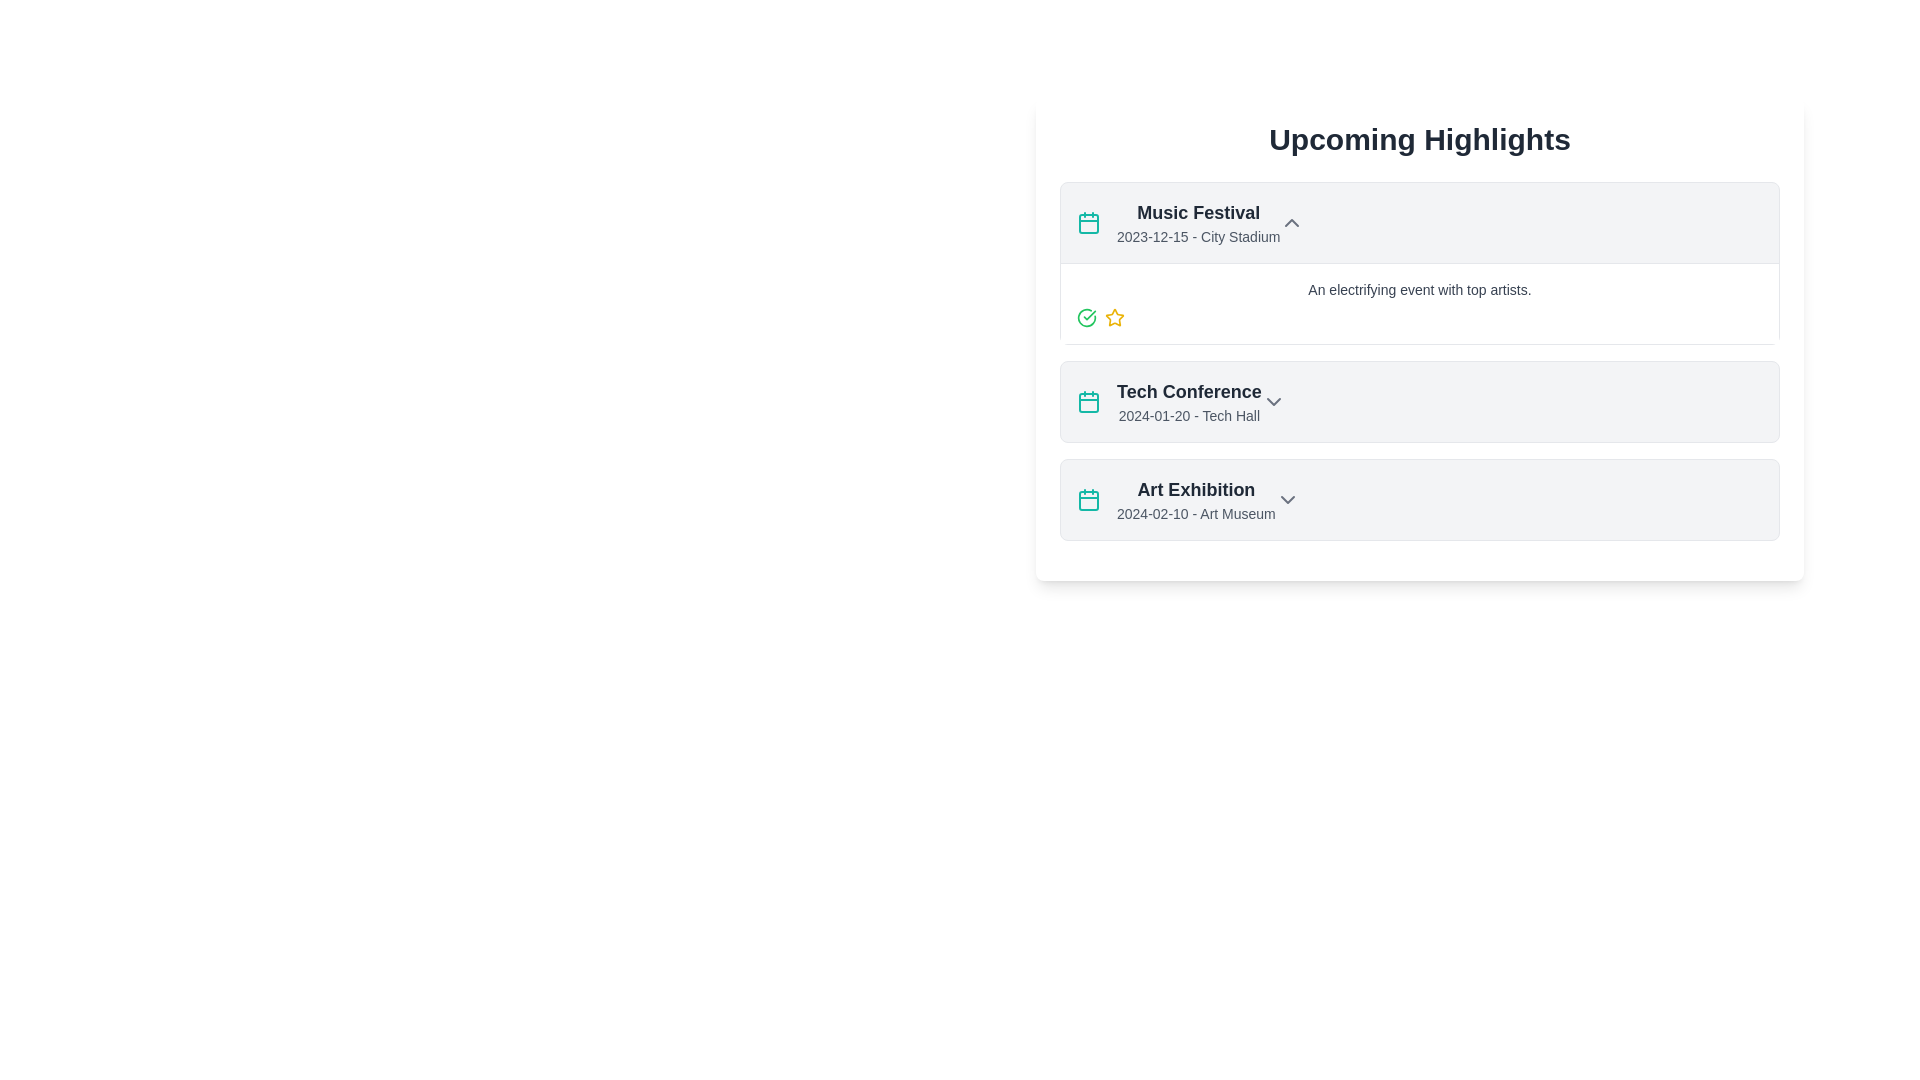 The height and width of the screenshot is (1080, 1920). I want to click on the green circular icon with a checkmark in the 'Upcoming Highlights' section for the 'Music Festival' event to observe its tool-tip or visual feedback, so click(1085, 316).